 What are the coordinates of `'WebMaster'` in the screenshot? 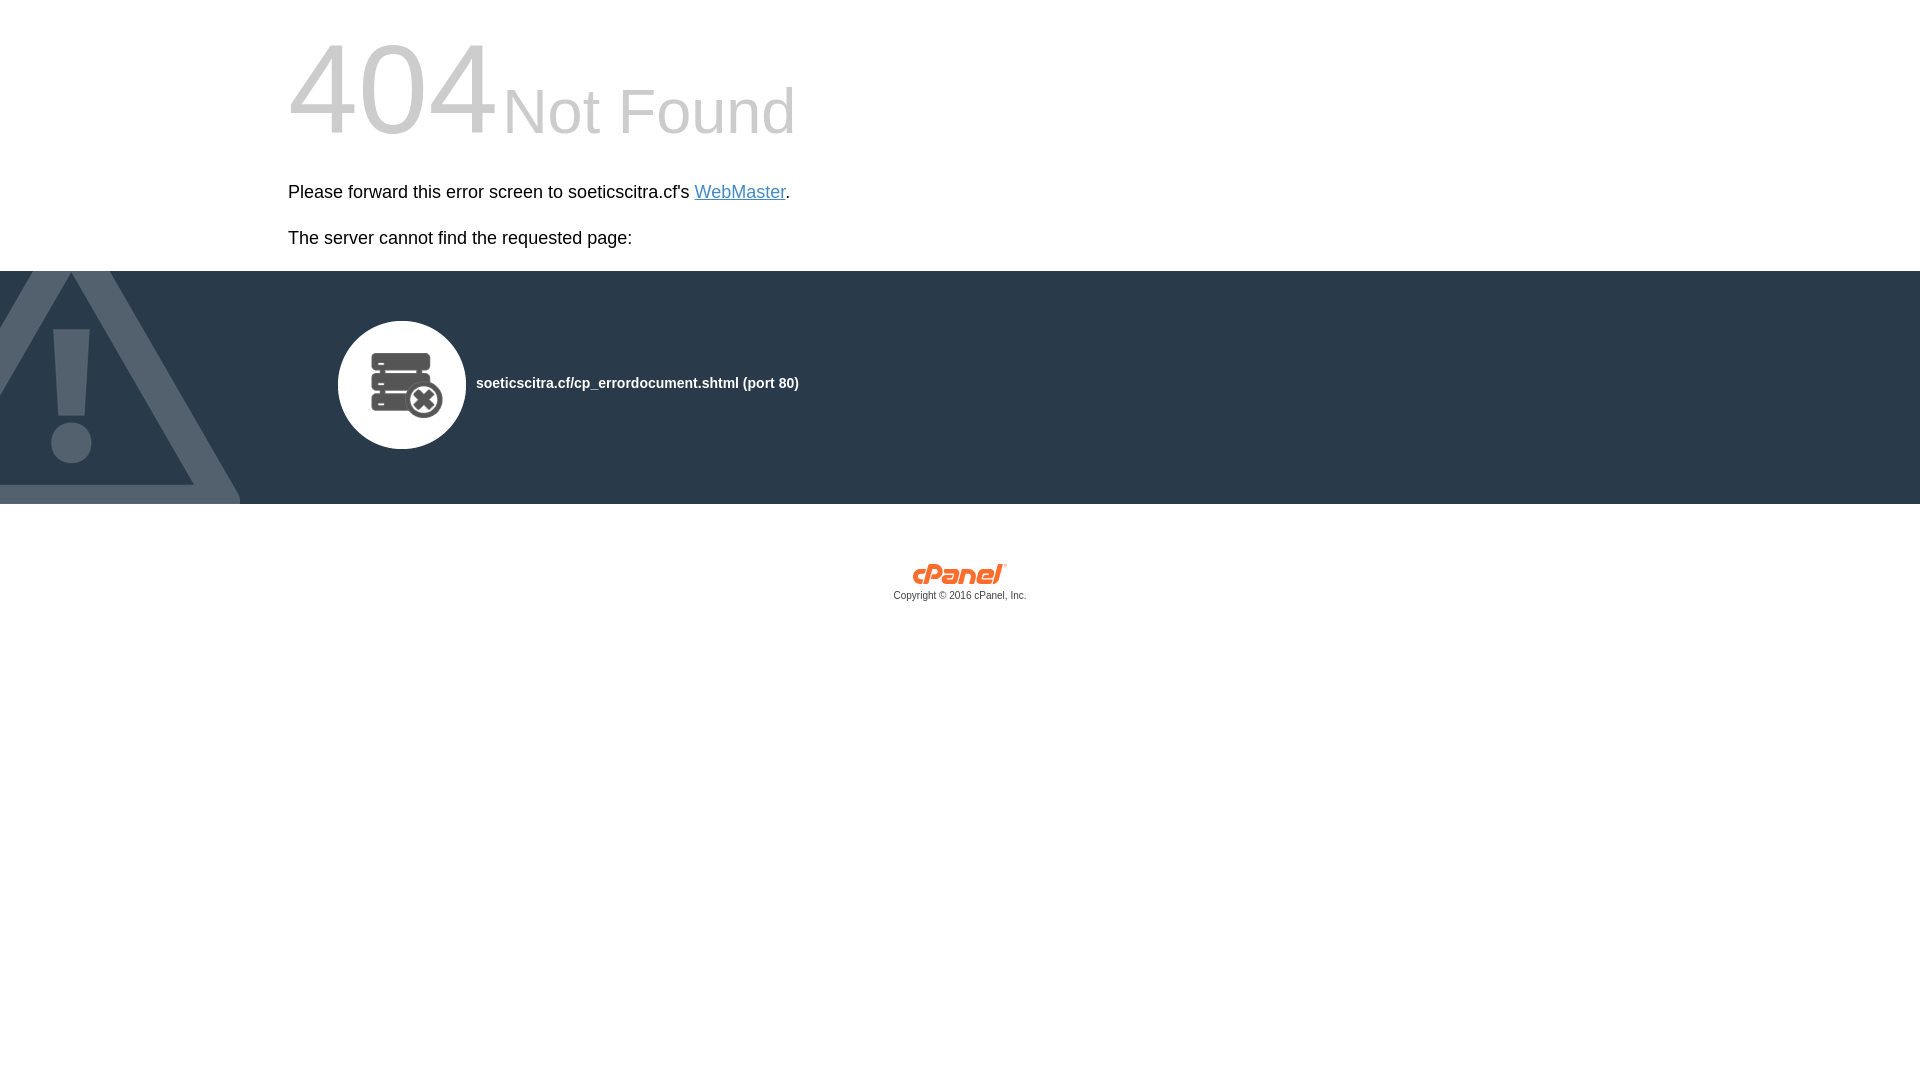 It's located at (739, 192).